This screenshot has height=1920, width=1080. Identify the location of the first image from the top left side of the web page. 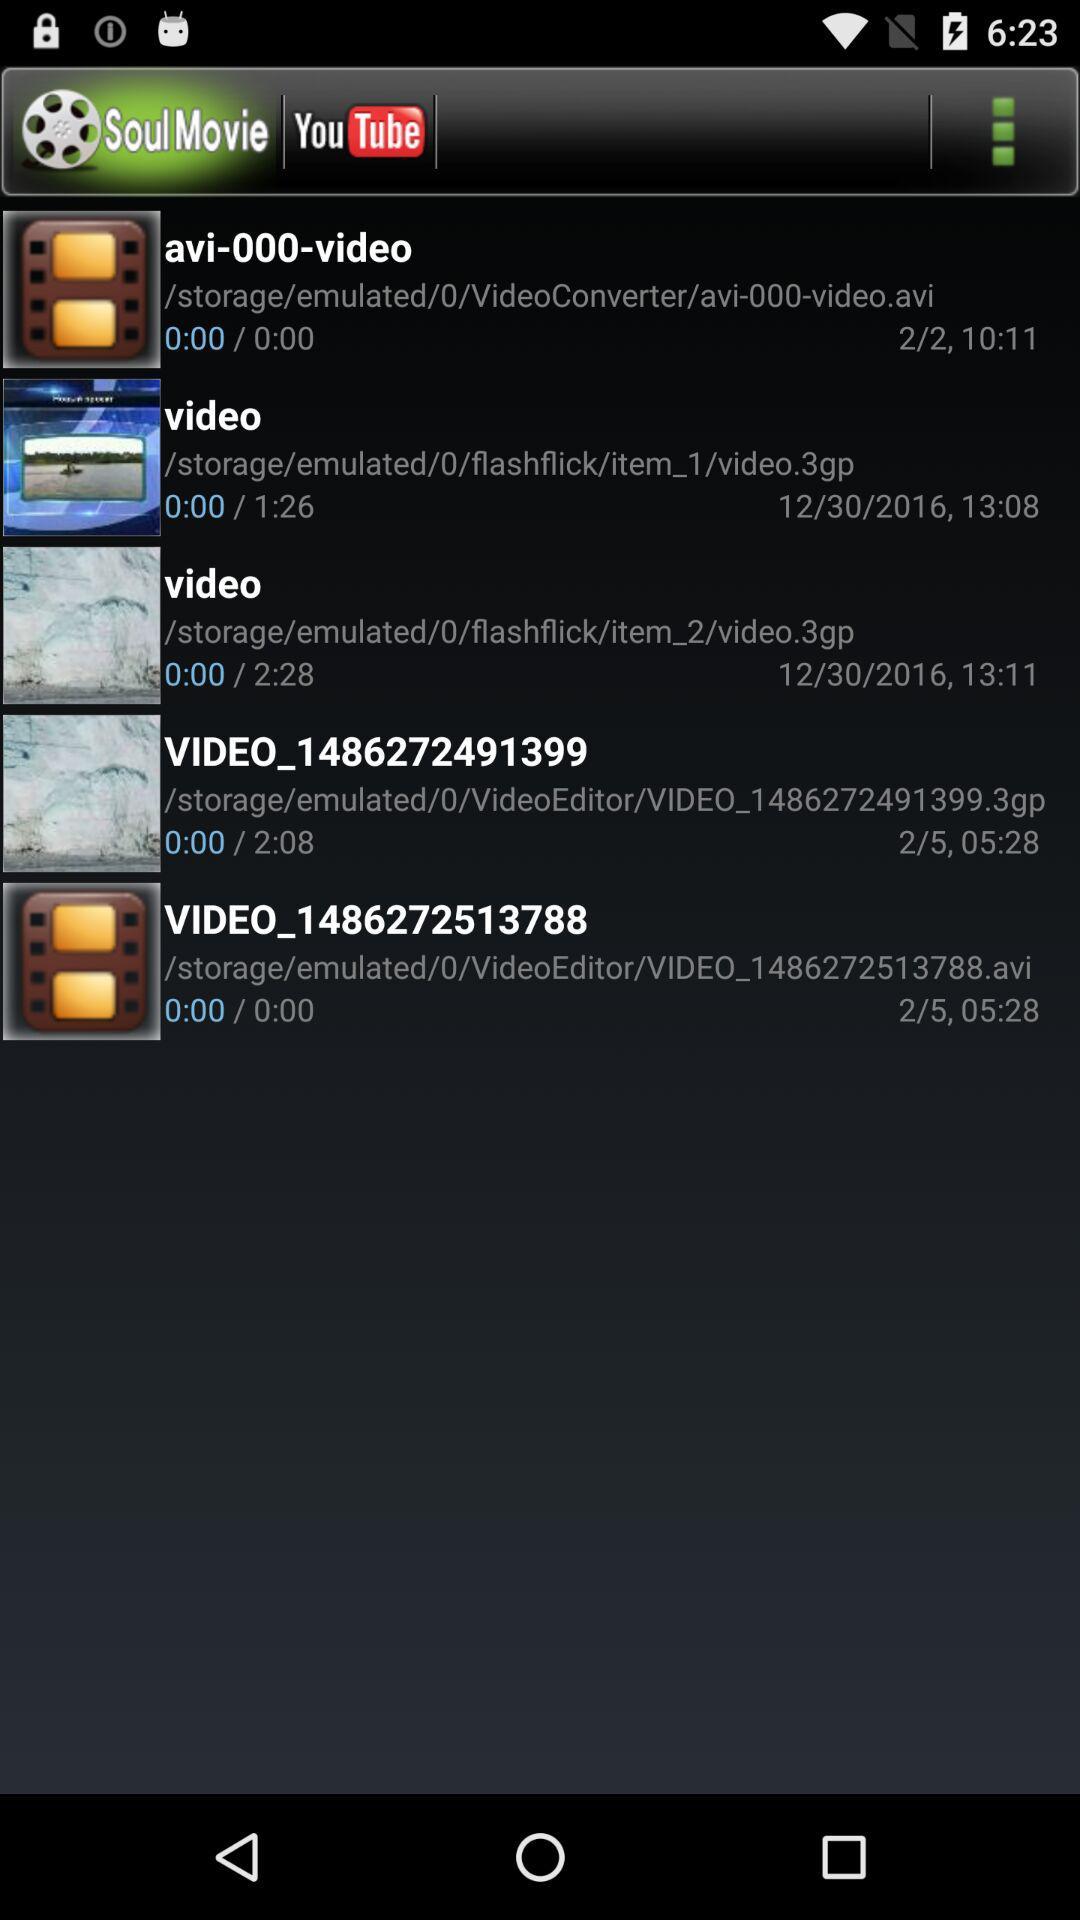
(81, 288).